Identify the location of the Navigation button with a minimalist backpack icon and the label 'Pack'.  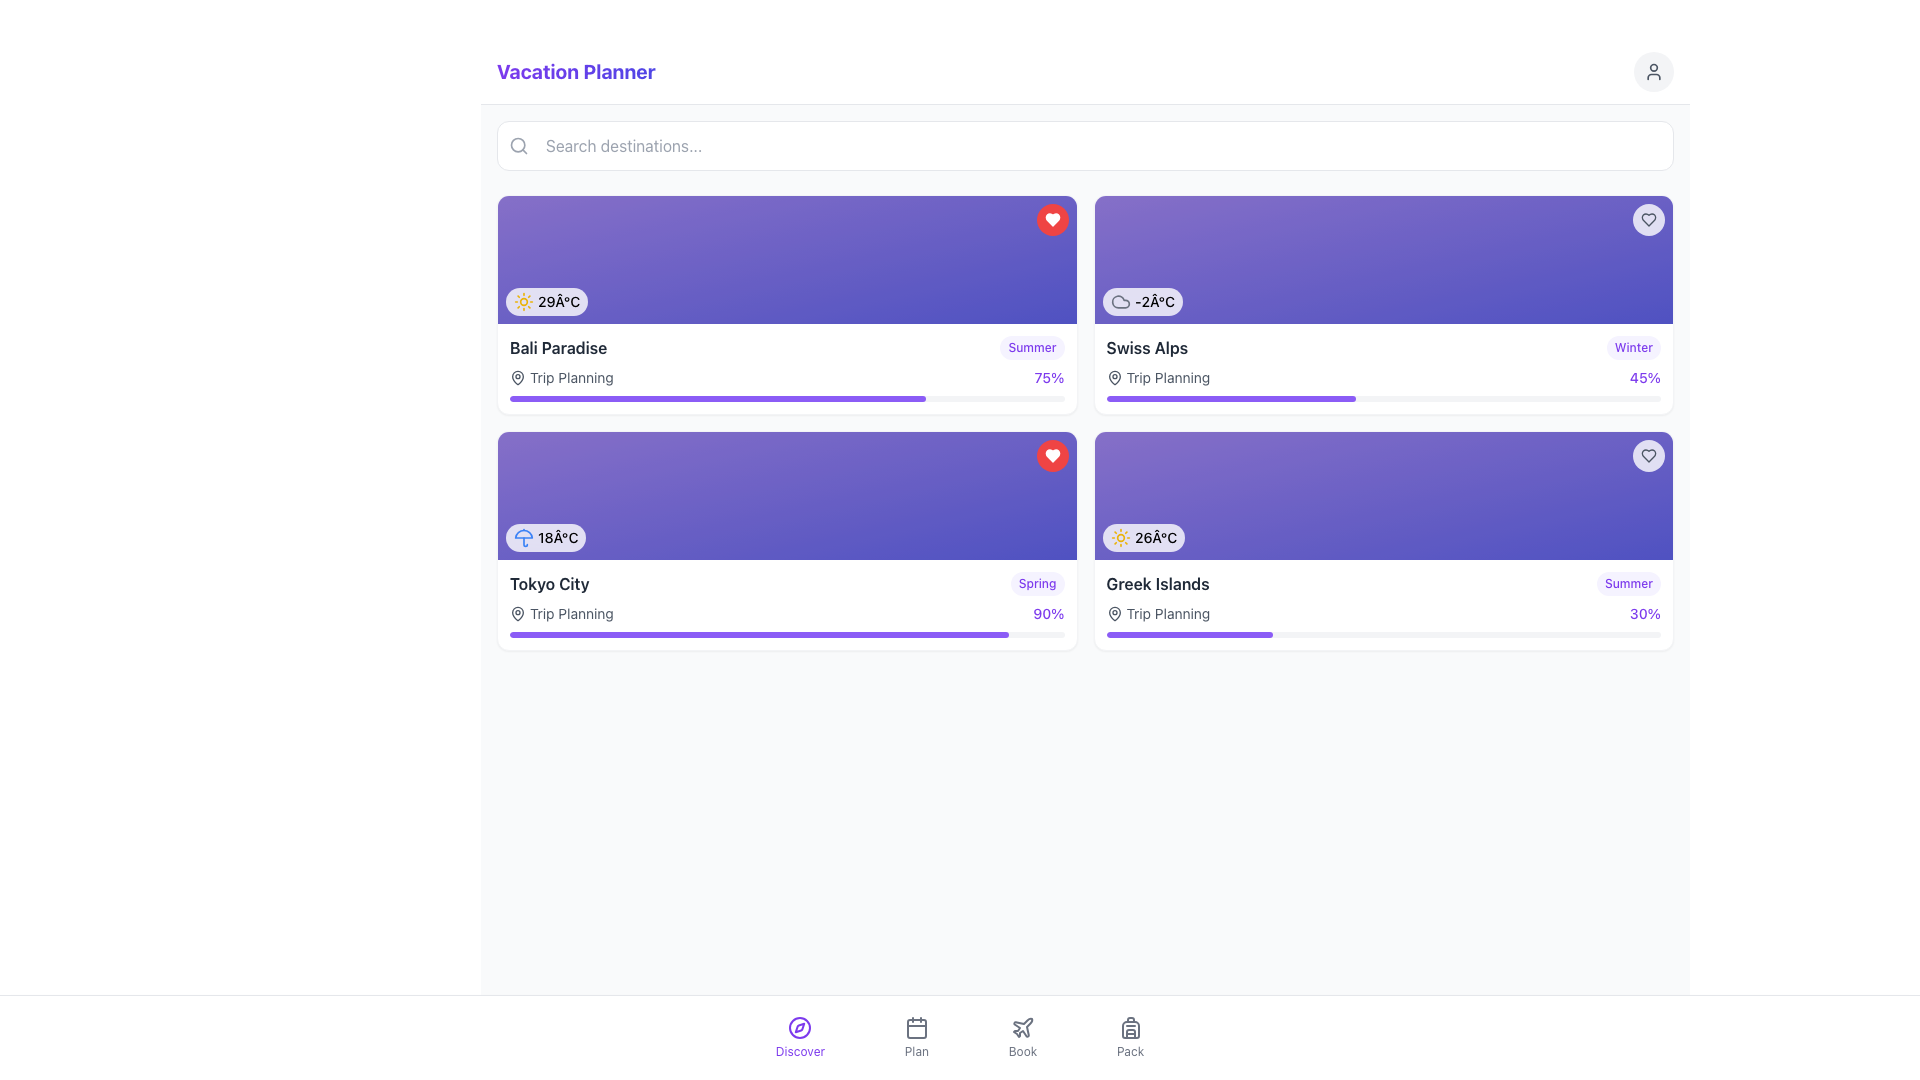
(1130, 1036).